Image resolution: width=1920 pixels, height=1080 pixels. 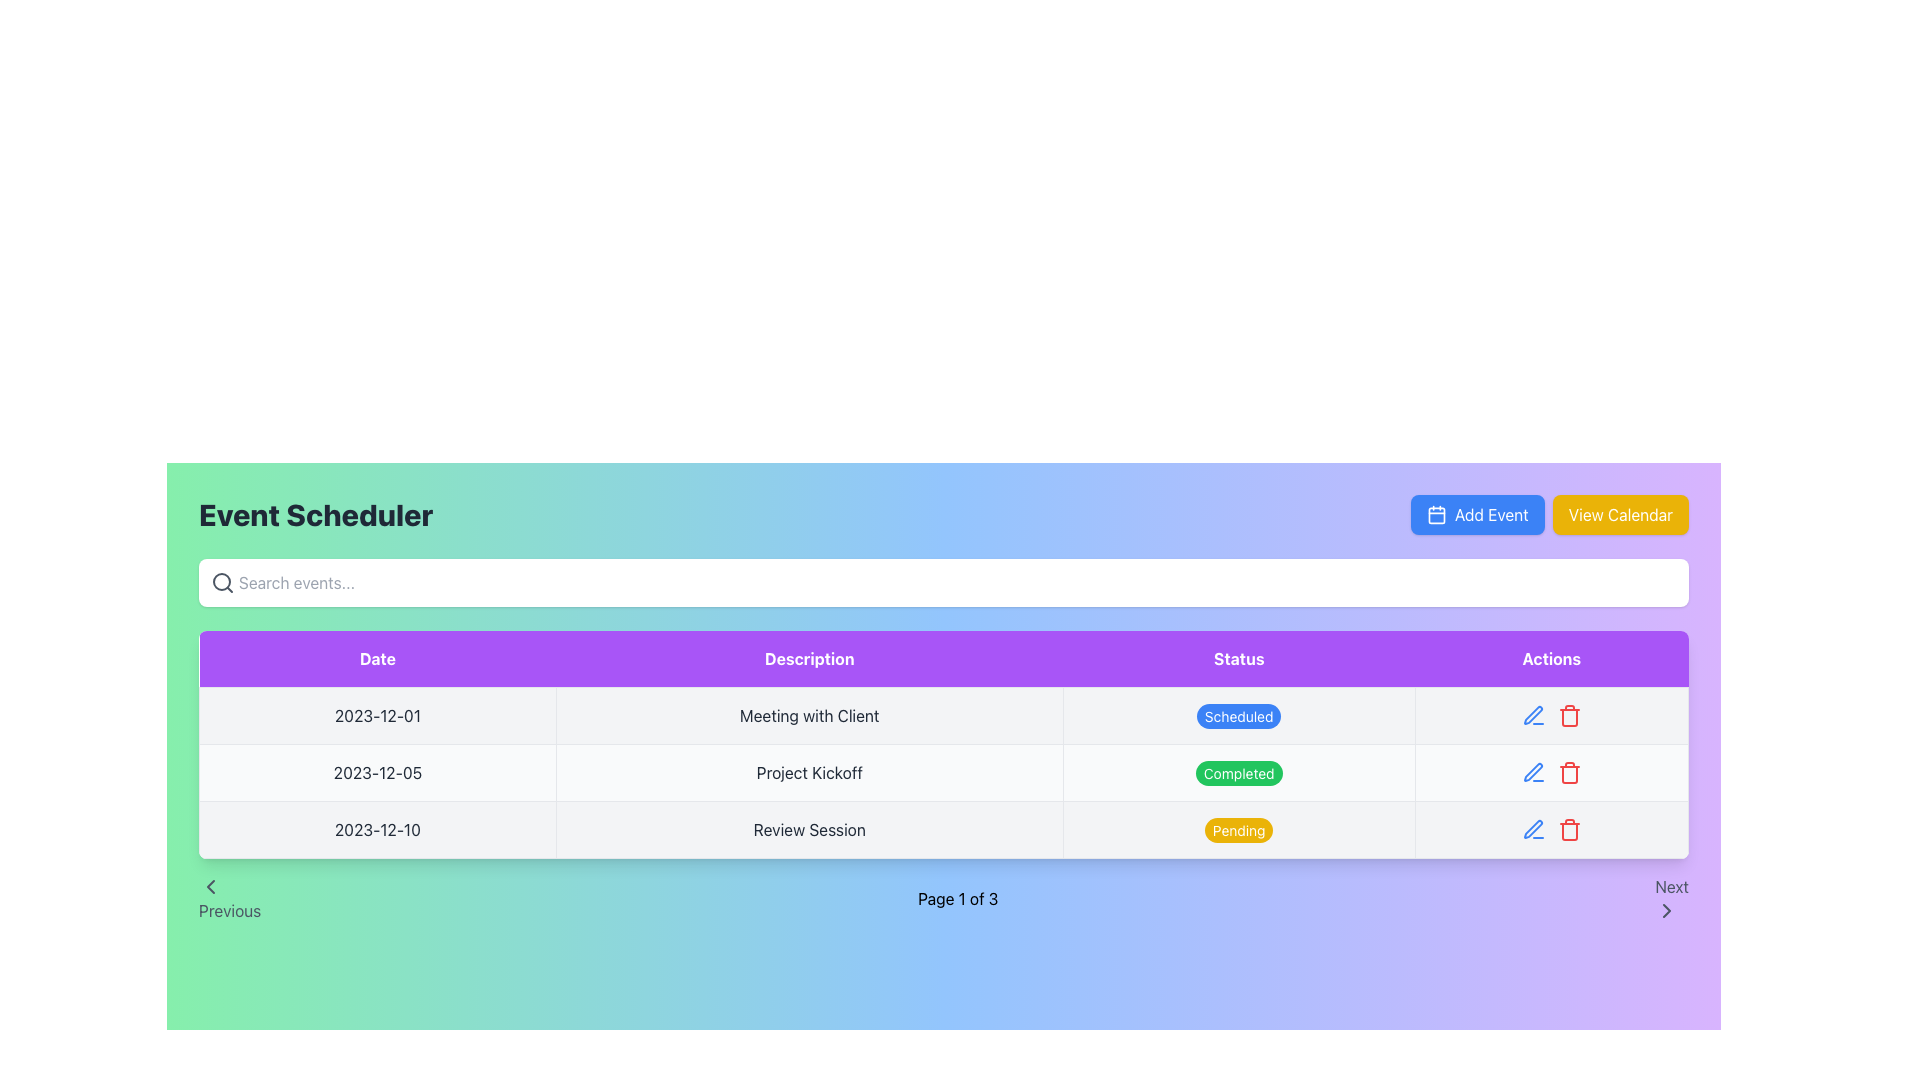 What do you see at coordinates (1238, 715) in the screenshot?
I see `the button-like label with the text 'Scheduled' that has rounded borders and a blue background, located in the 'Status' column of the first row in a data table` at bounding box center [1238, 715].